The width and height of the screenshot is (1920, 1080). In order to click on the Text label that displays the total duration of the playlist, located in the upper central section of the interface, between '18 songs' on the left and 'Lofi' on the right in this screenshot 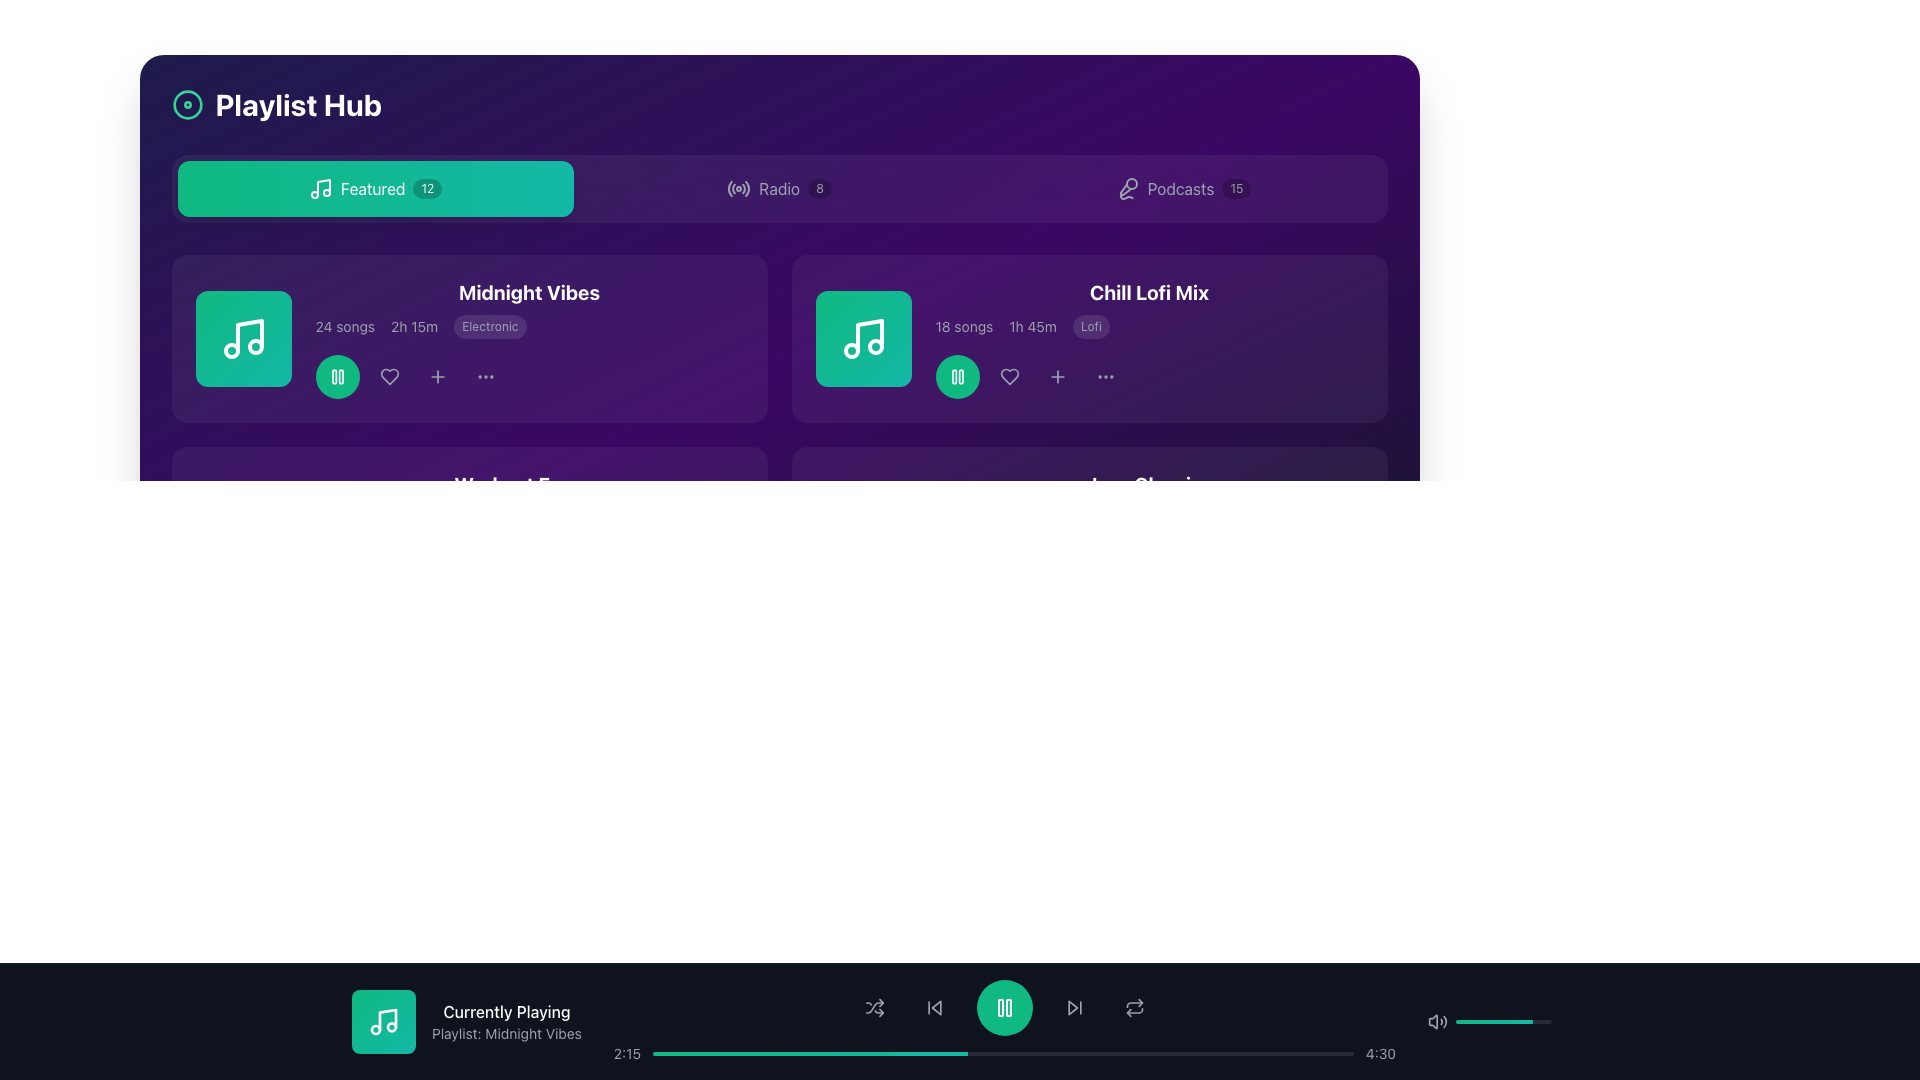, I will do `click(1033, 326)`.